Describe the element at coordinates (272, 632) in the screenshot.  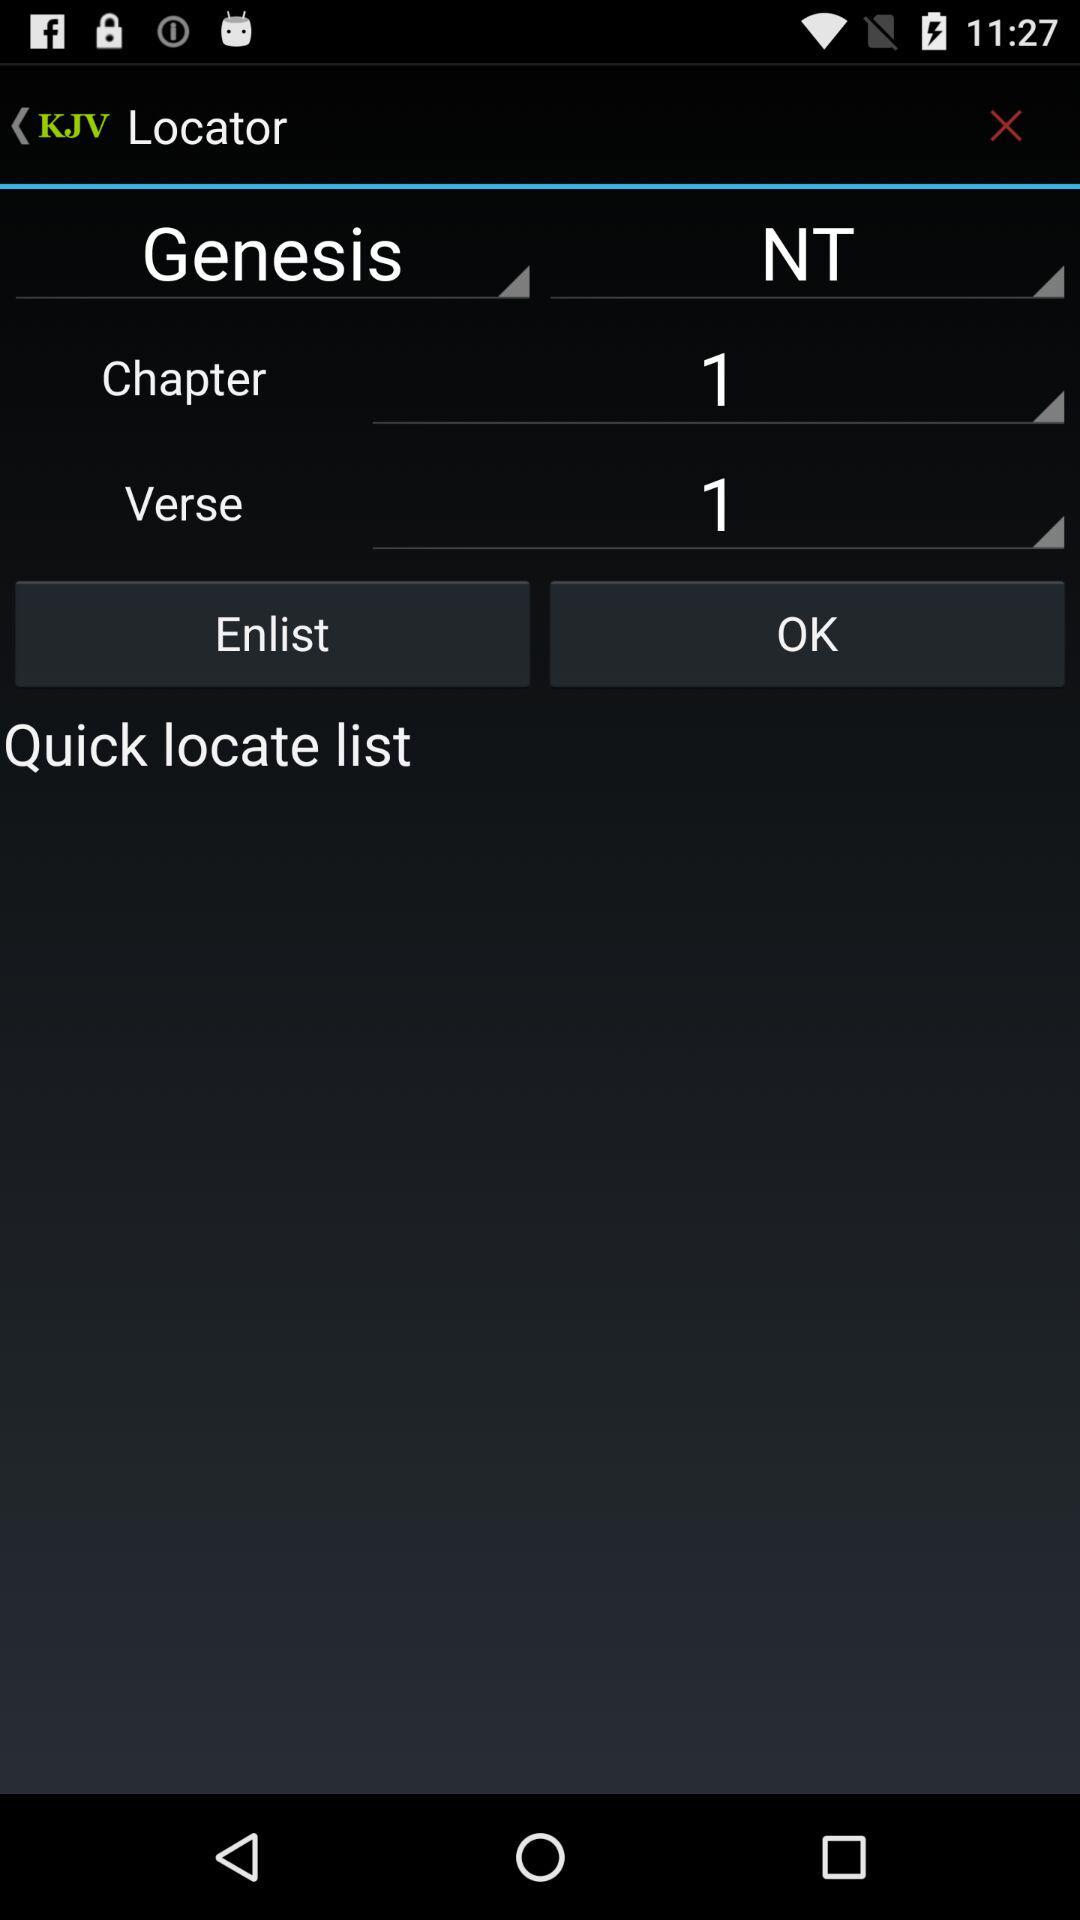
I see `icon to the left of the ok icon` at that location.